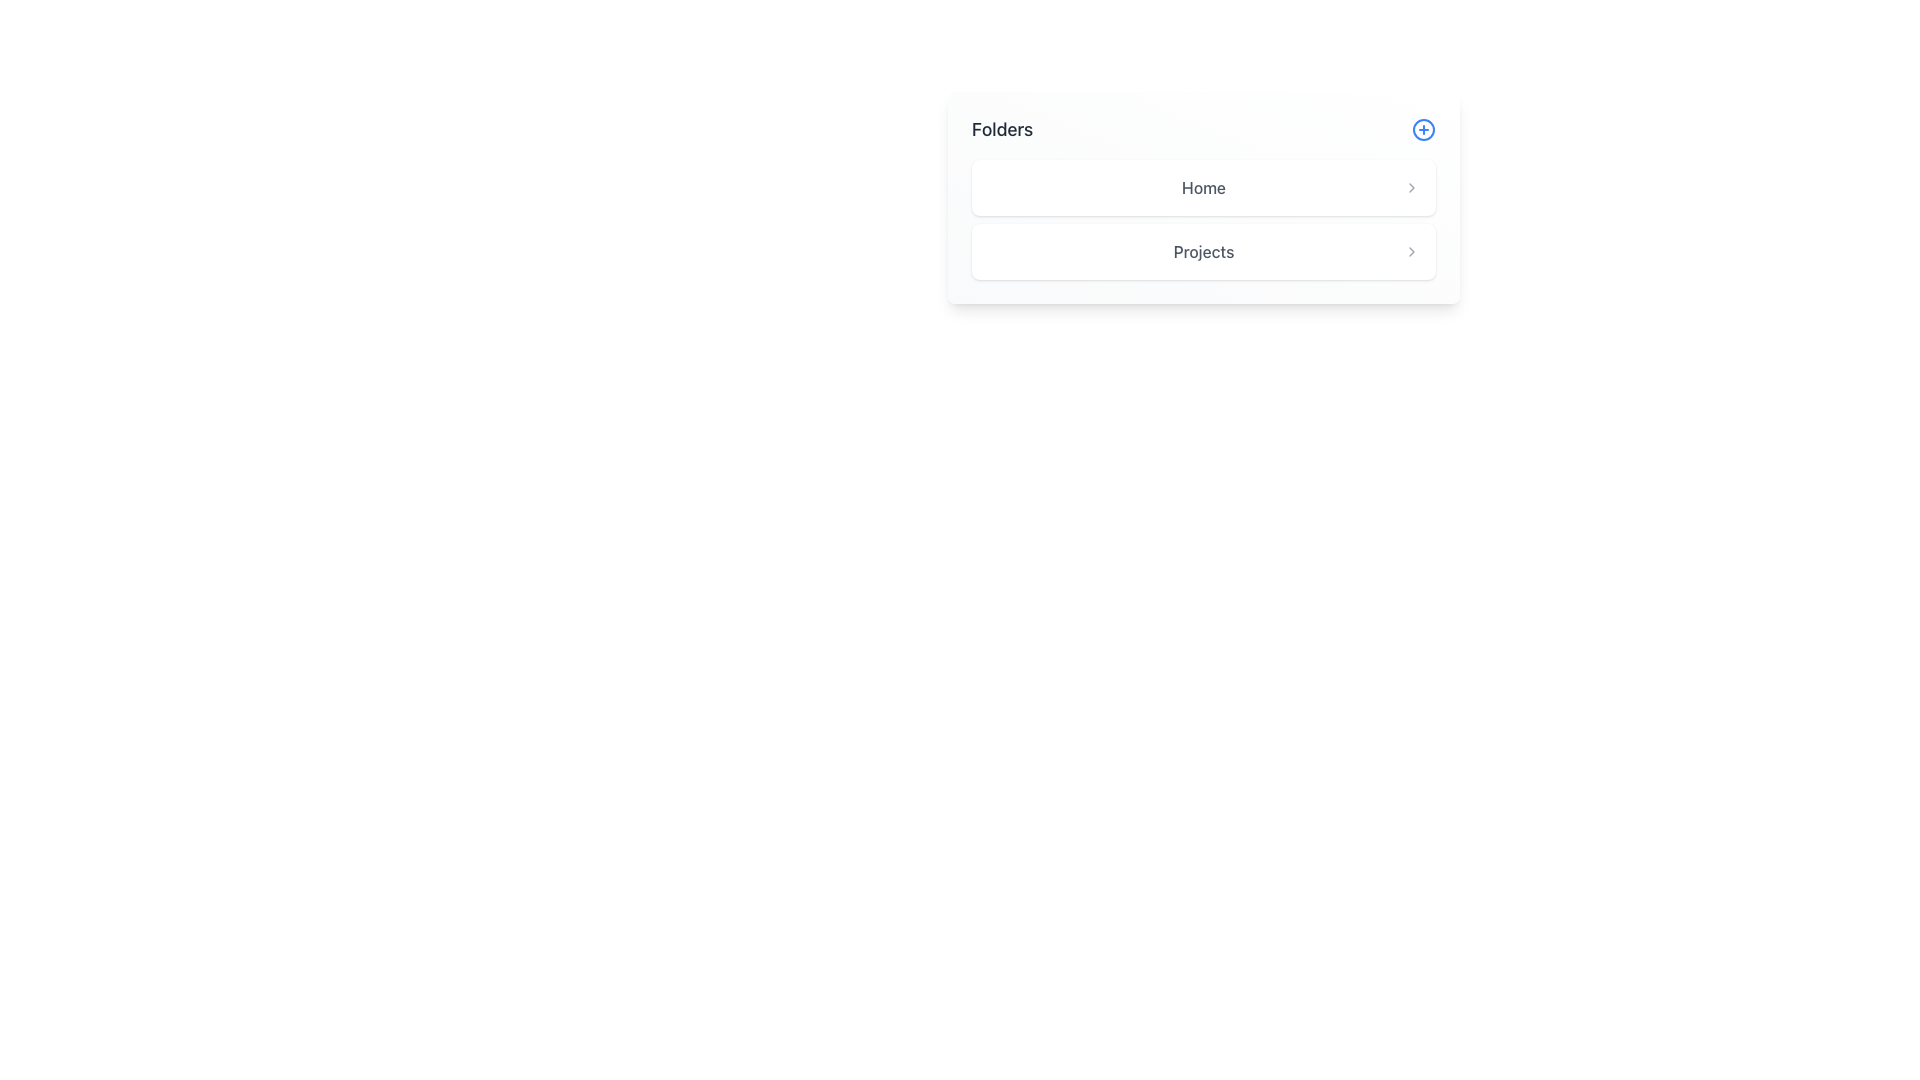 The image size is (1920, 1080). Describe the element at coordinates (1203, 188) in the screenshot. I see `the 'Home' navigation button located within the 'Folders' card to activate hover effects` at that location.